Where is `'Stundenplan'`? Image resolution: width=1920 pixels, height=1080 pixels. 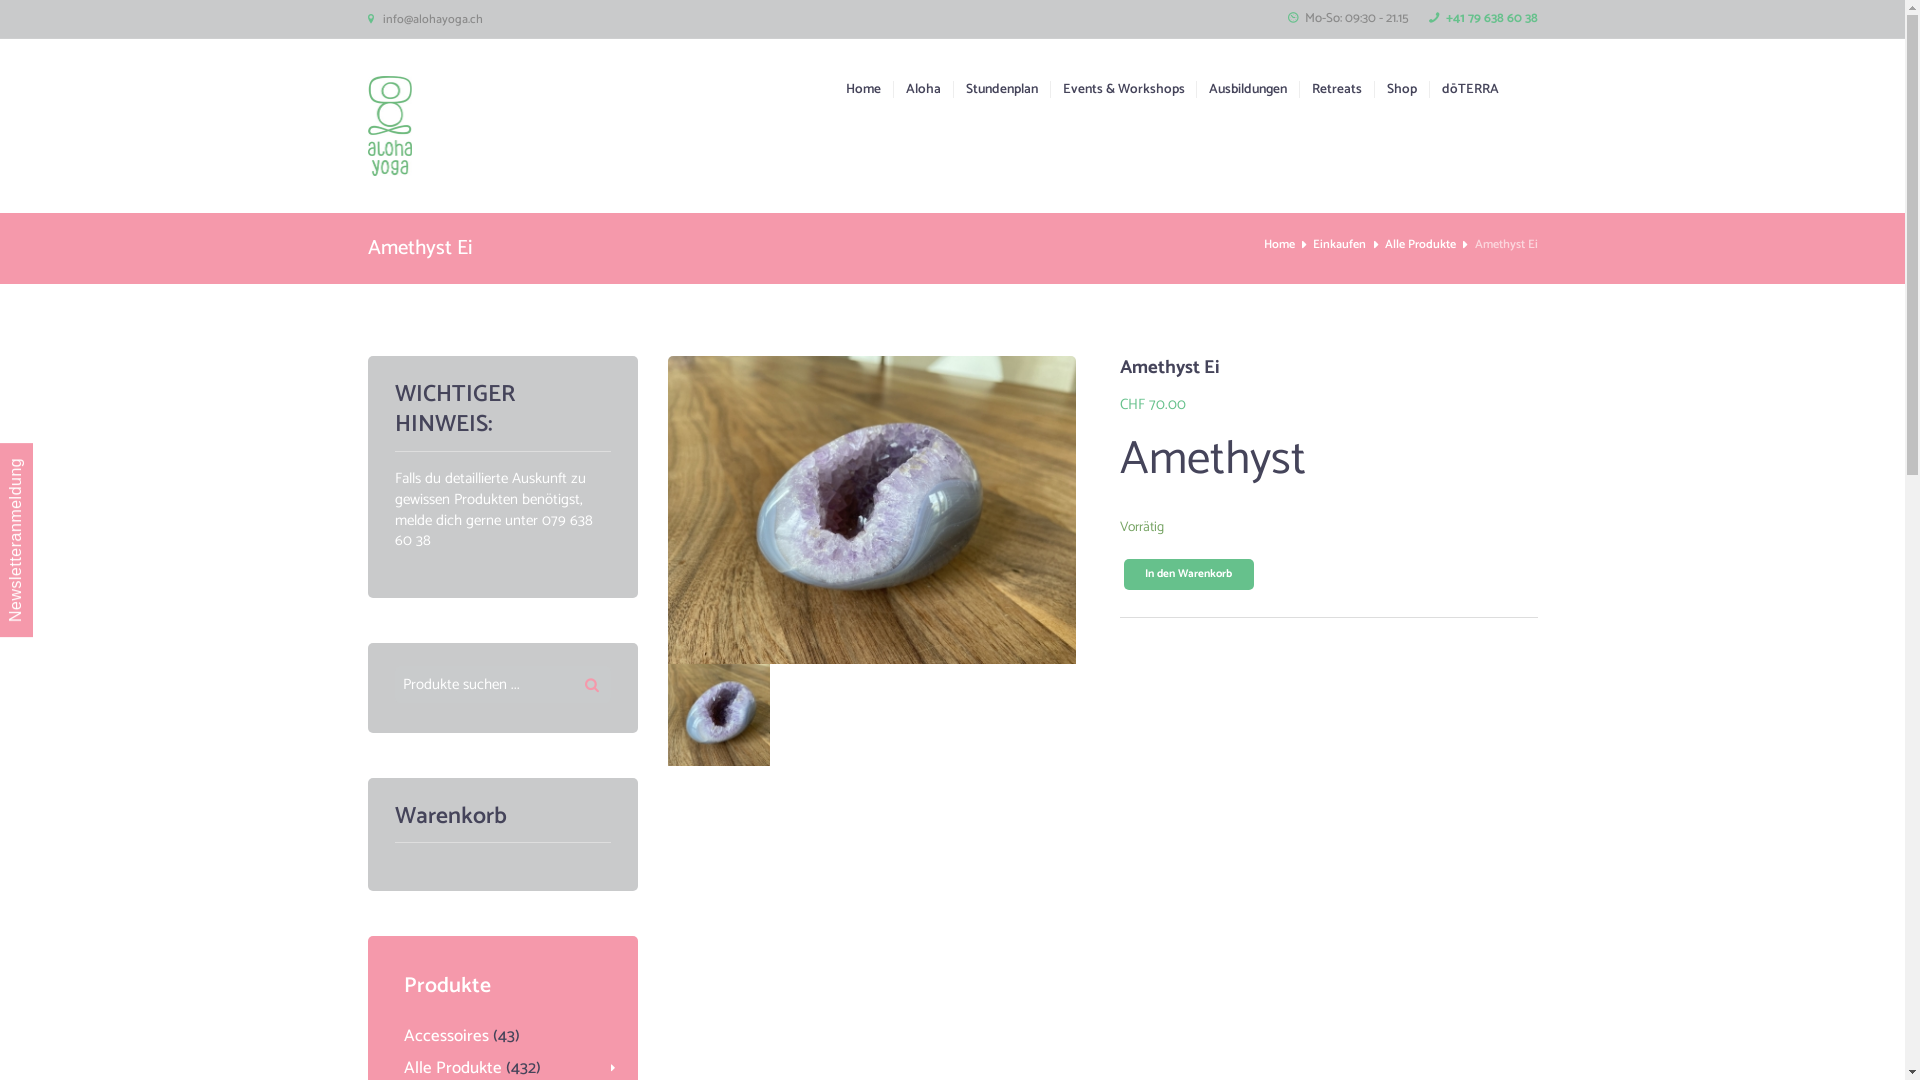
'Stundenplan' is located at coordinates (995, 88).